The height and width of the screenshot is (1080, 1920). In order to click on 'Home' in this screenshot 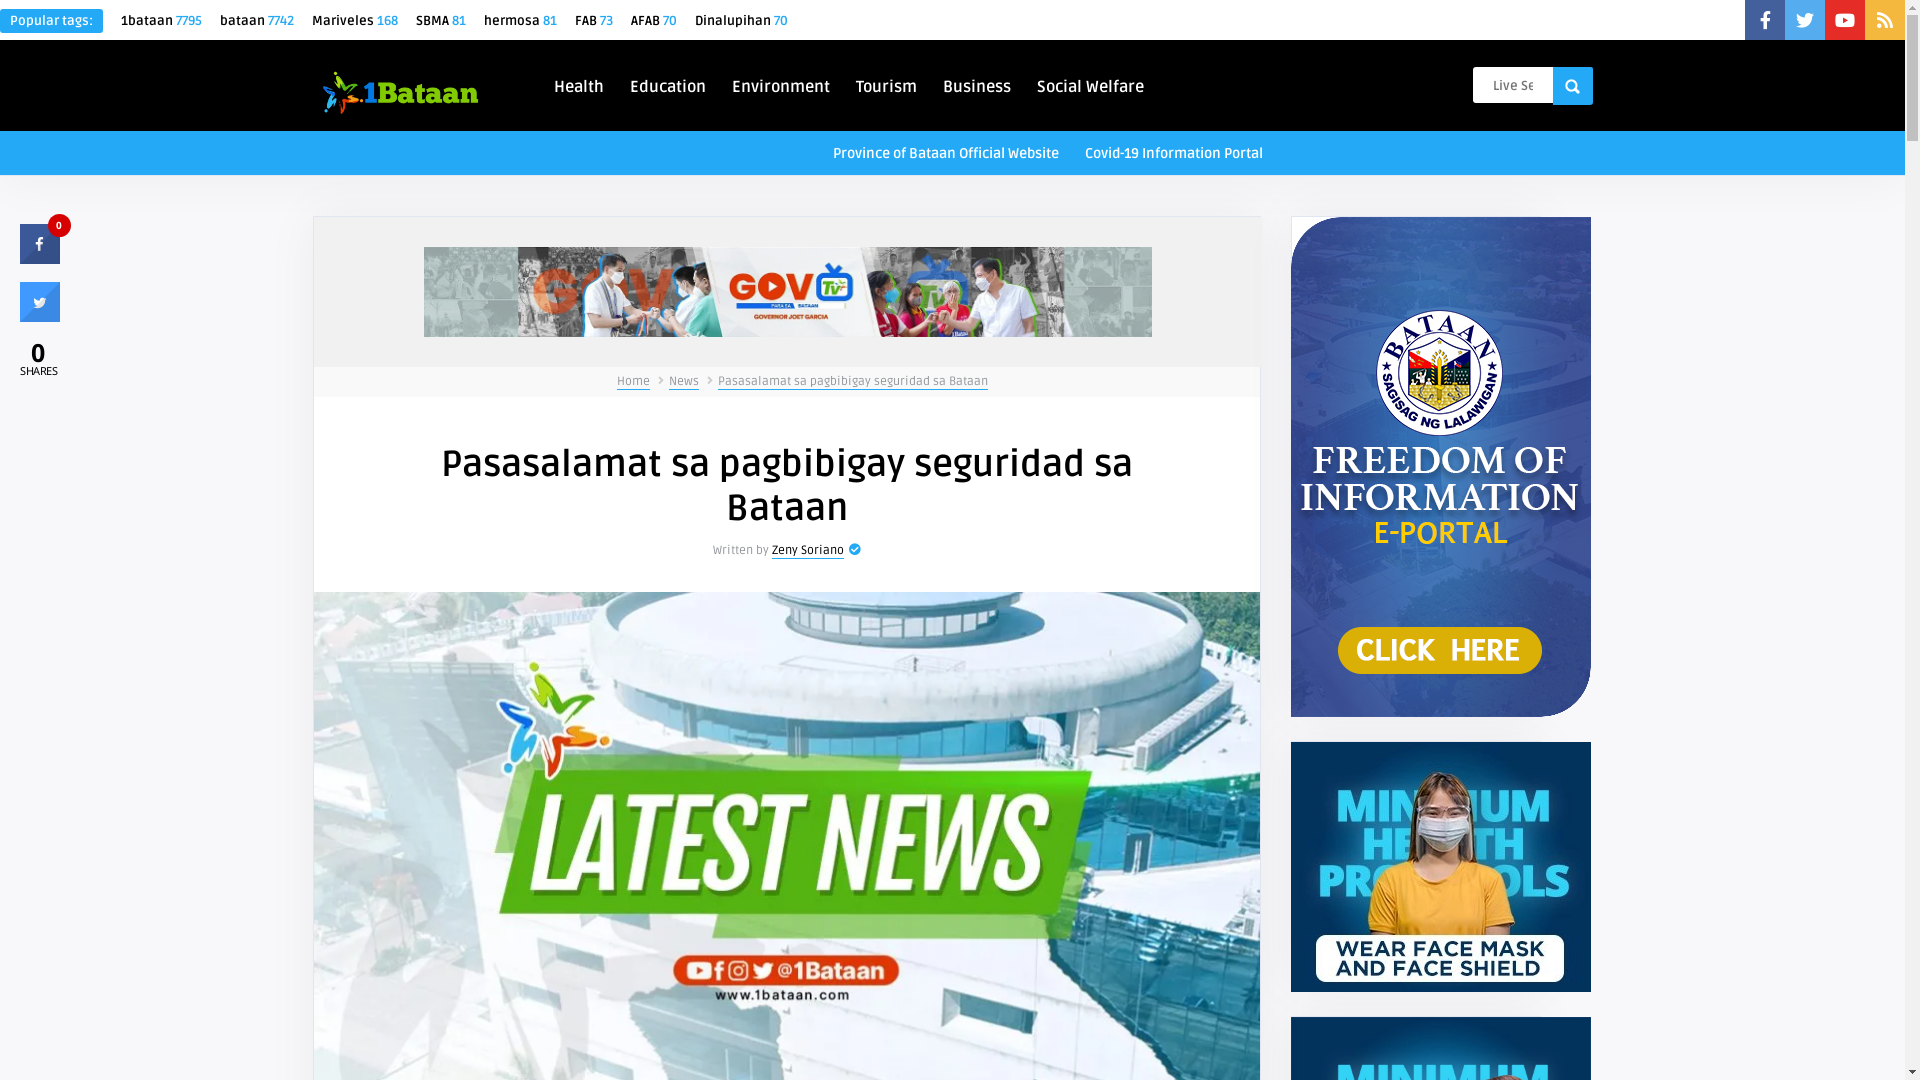, I will do `click(632, 381)`.